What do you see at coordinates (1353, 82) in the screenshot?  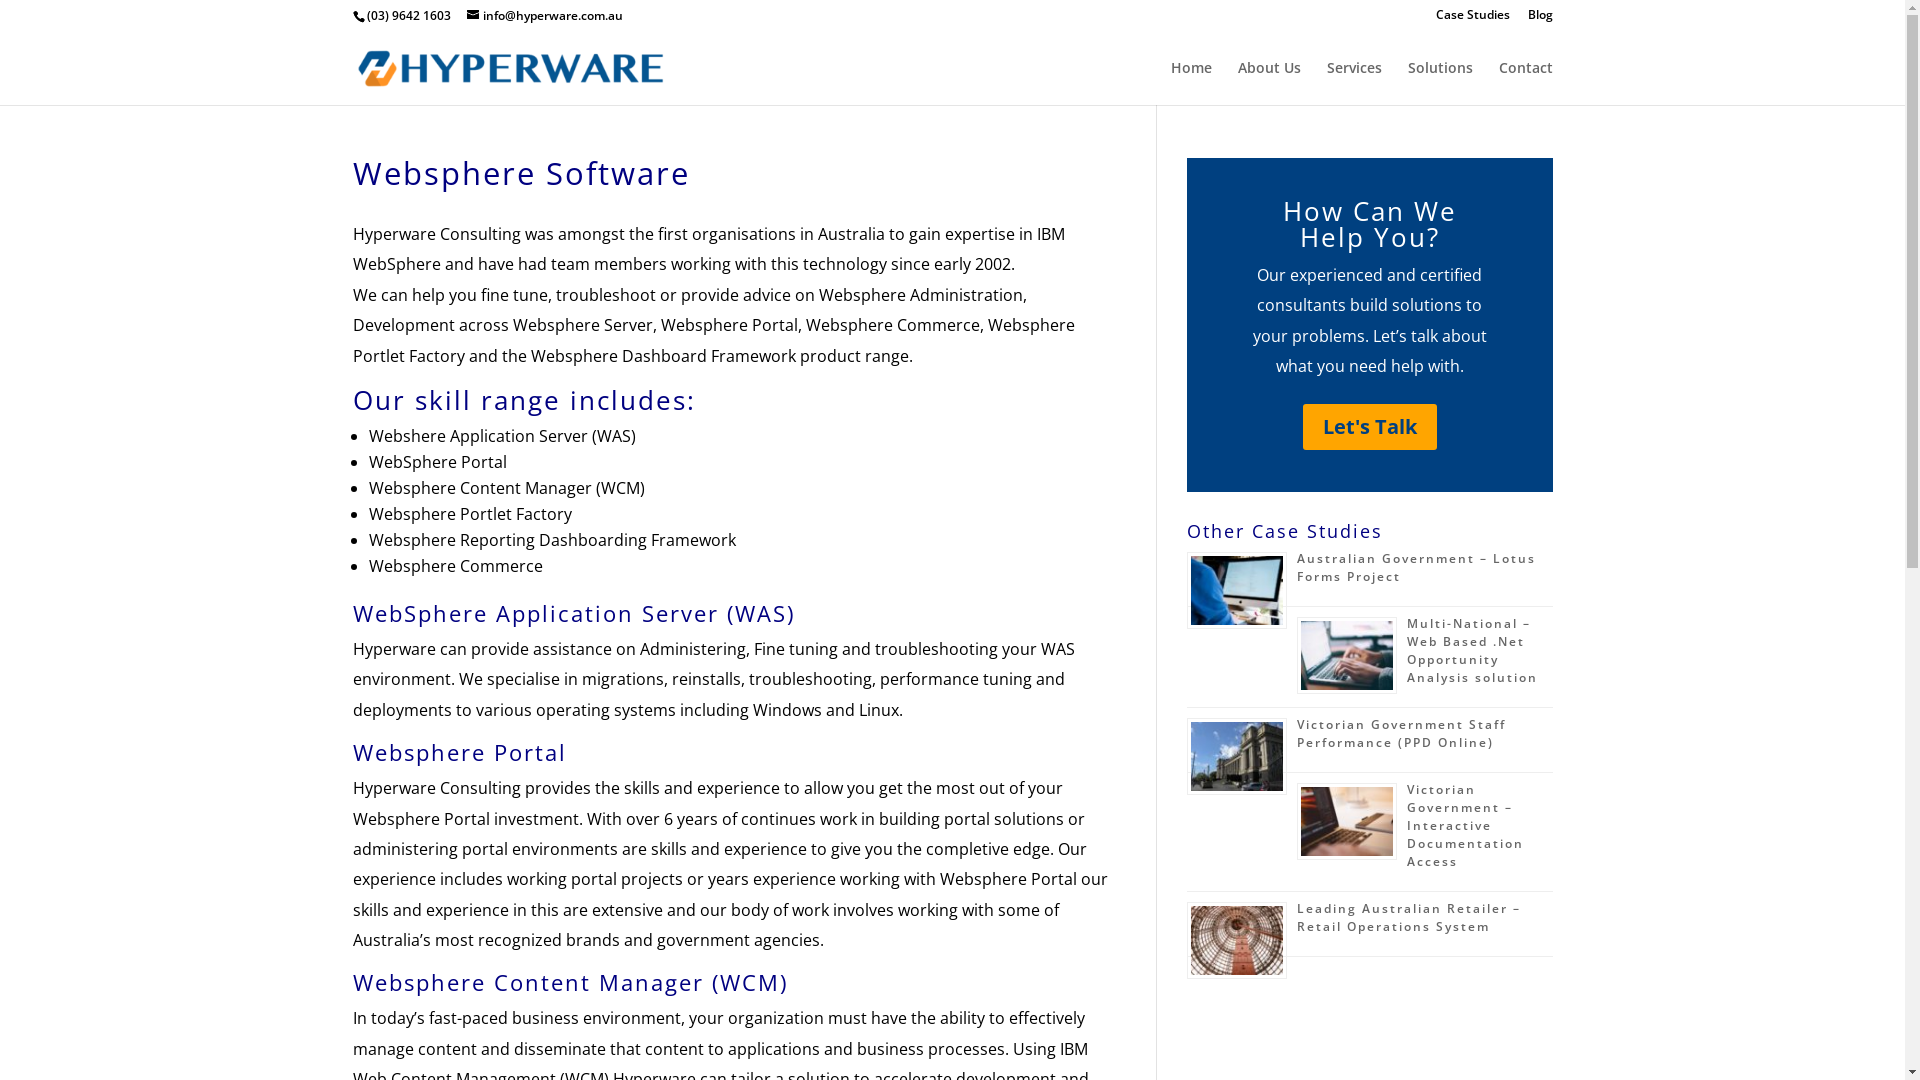 I see `'Services'` at bounding box center [1353, 82].